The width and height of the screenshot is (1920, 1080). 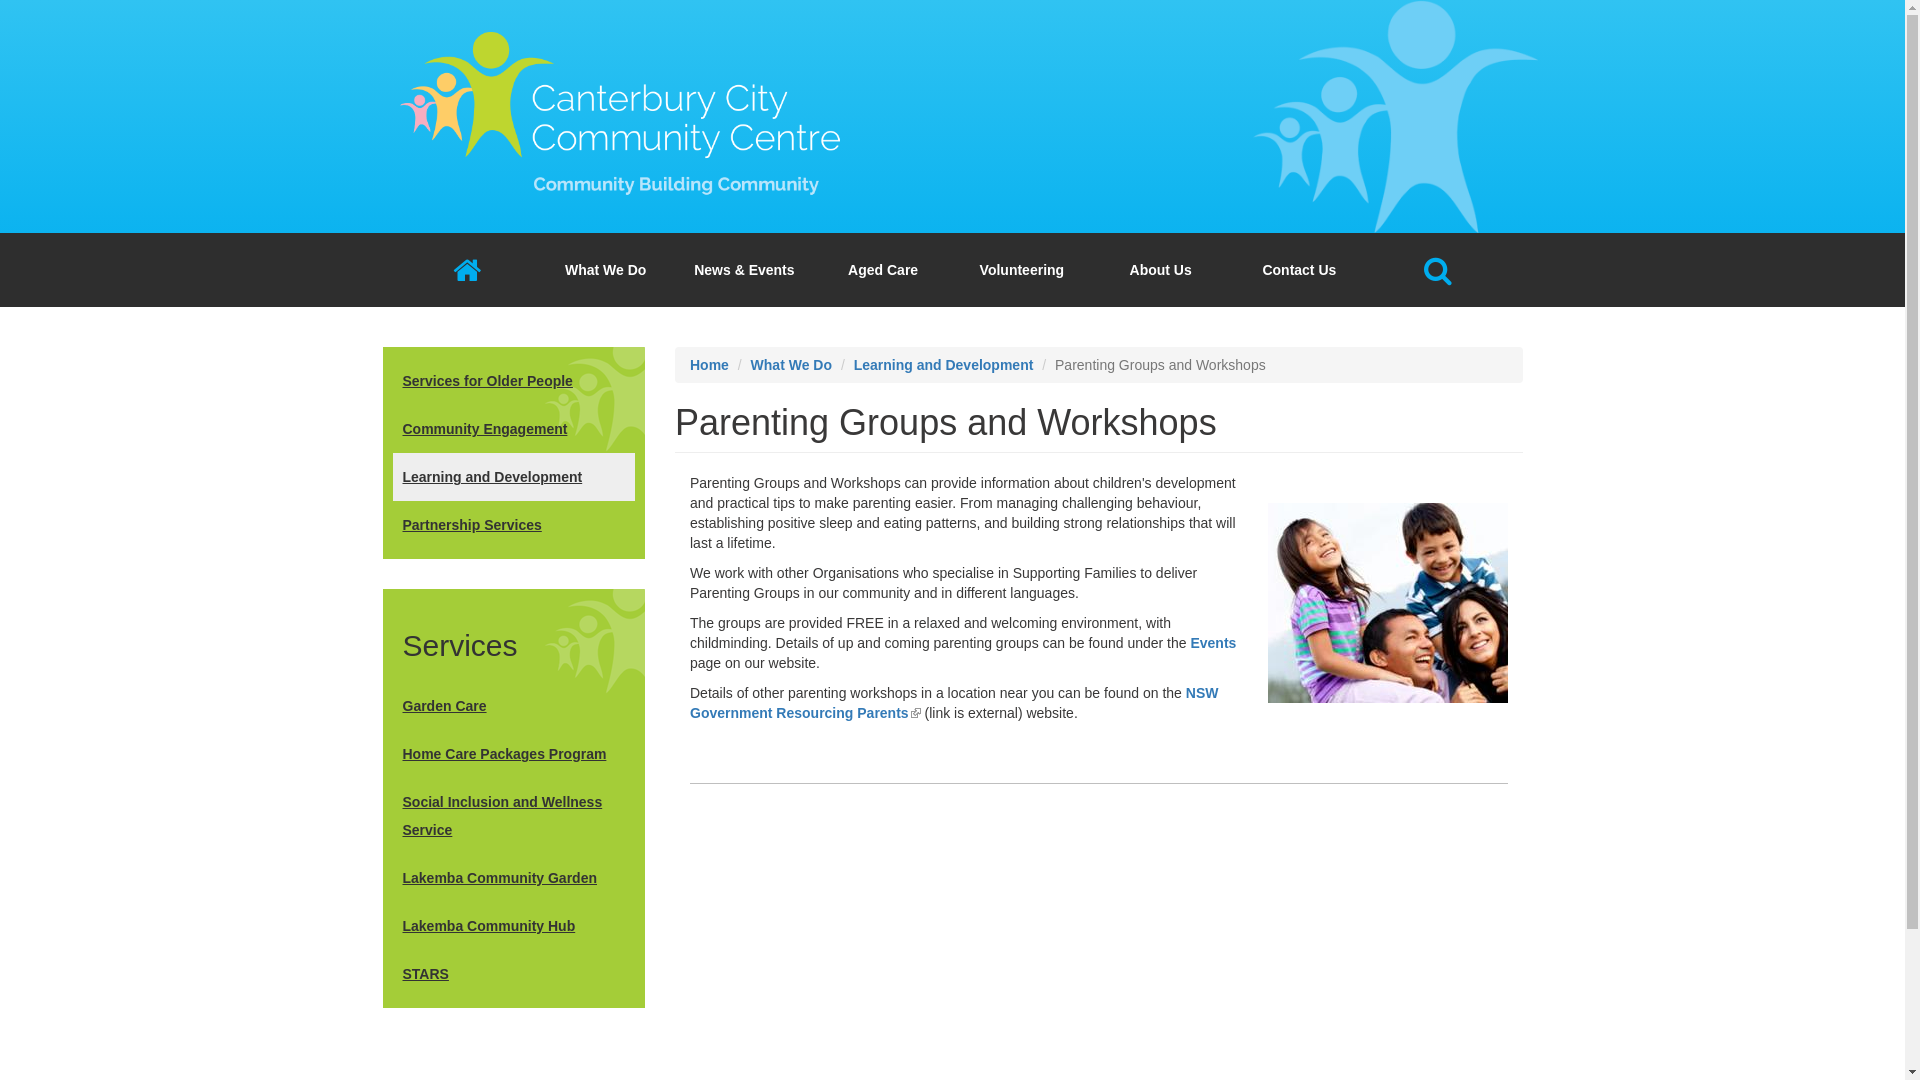 I want to click on 'What We Do', so click(x=604, y=270).